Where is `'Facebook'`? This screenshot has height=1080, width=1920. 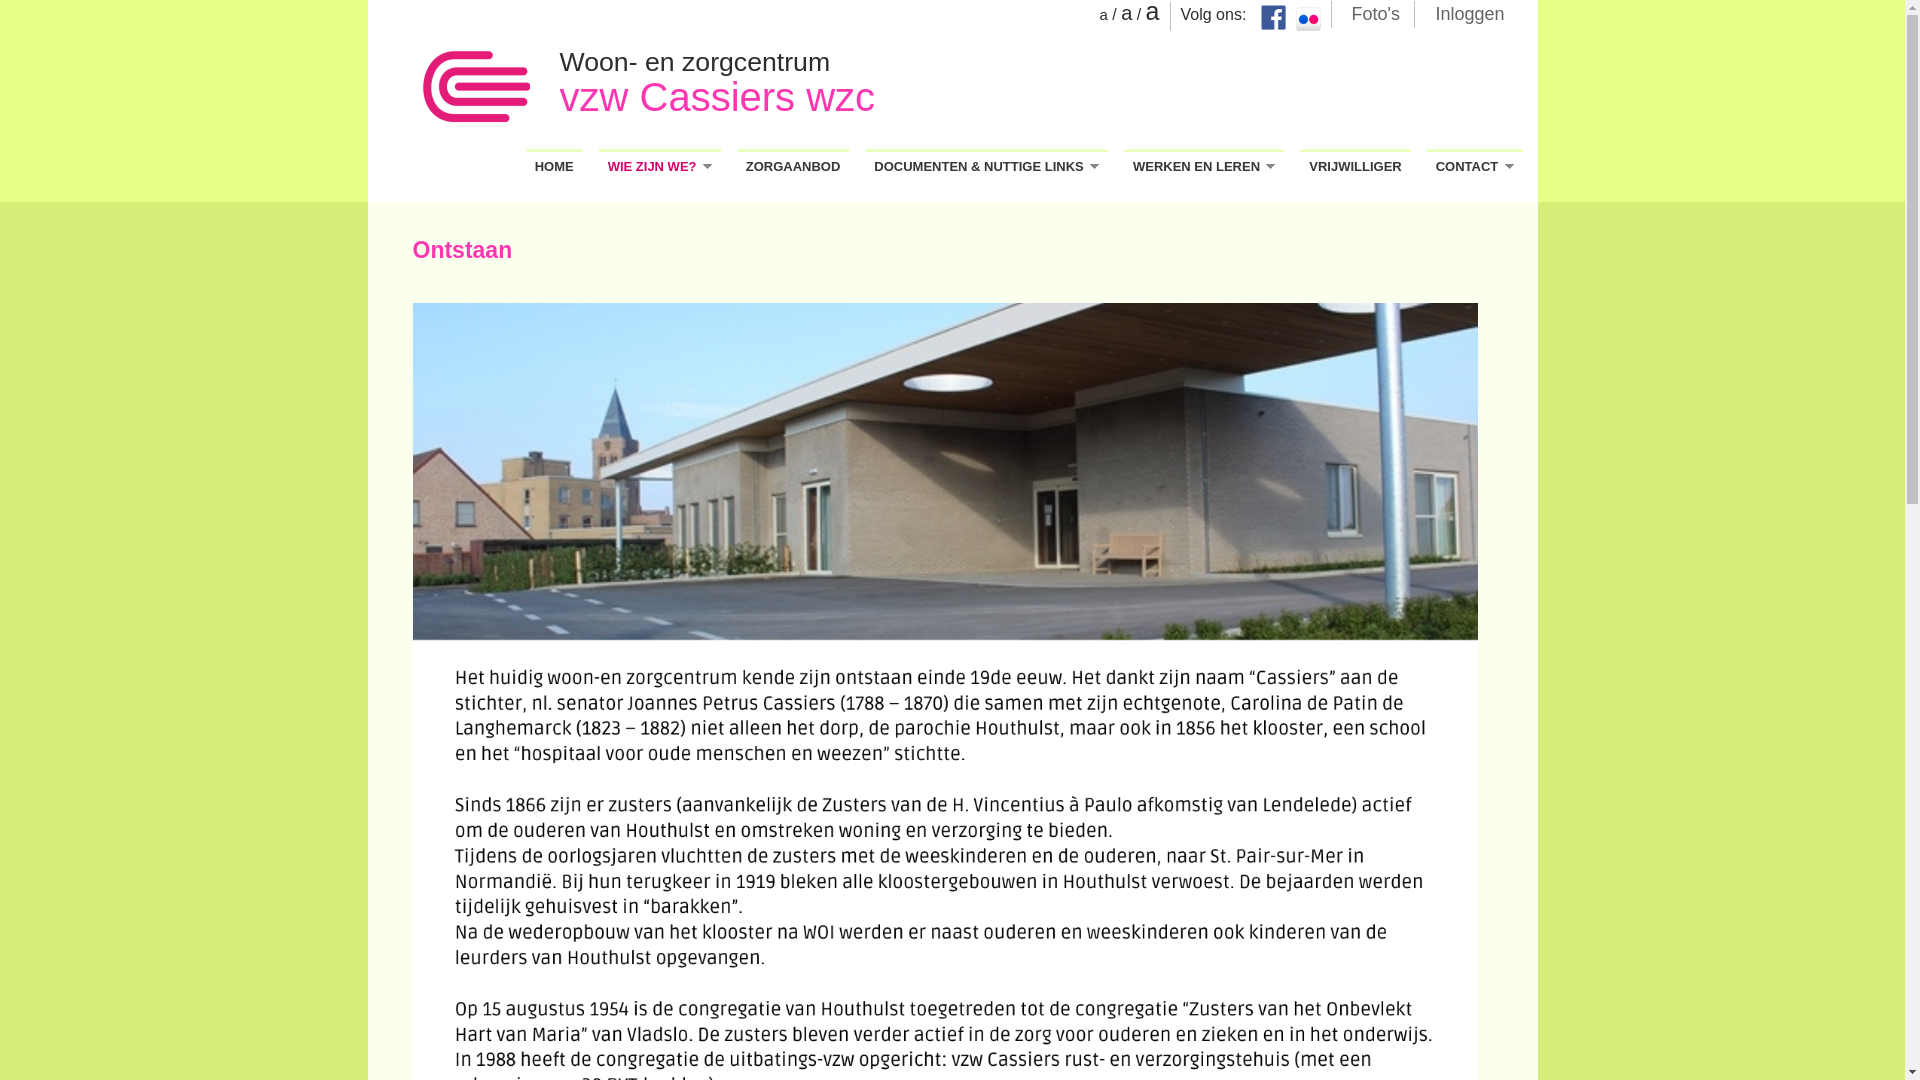
'Facebook' is located at coordinates (1271, 17).